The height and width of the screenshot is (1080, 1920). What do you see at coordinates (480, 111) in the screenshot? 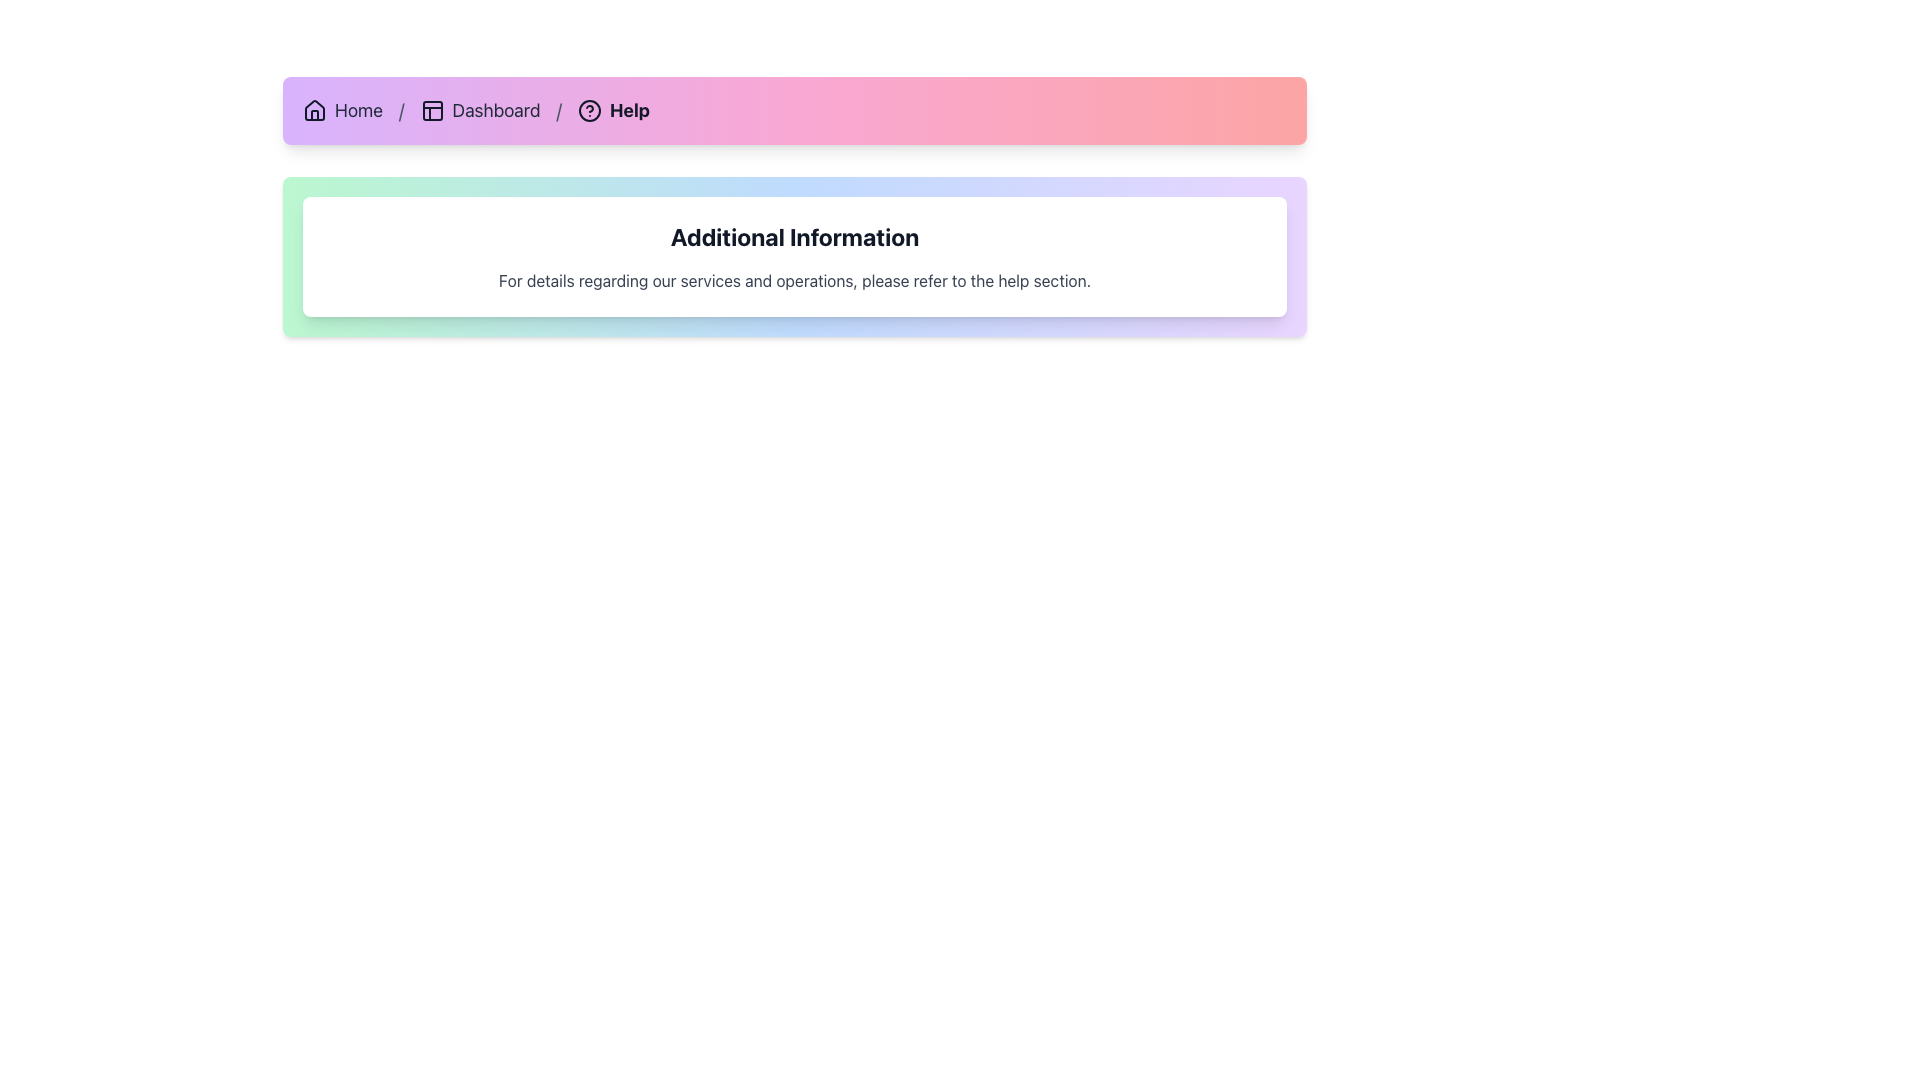
I see `the 'Dashboard' Breadcrumb navigation item` at bounding box center [480, 111].